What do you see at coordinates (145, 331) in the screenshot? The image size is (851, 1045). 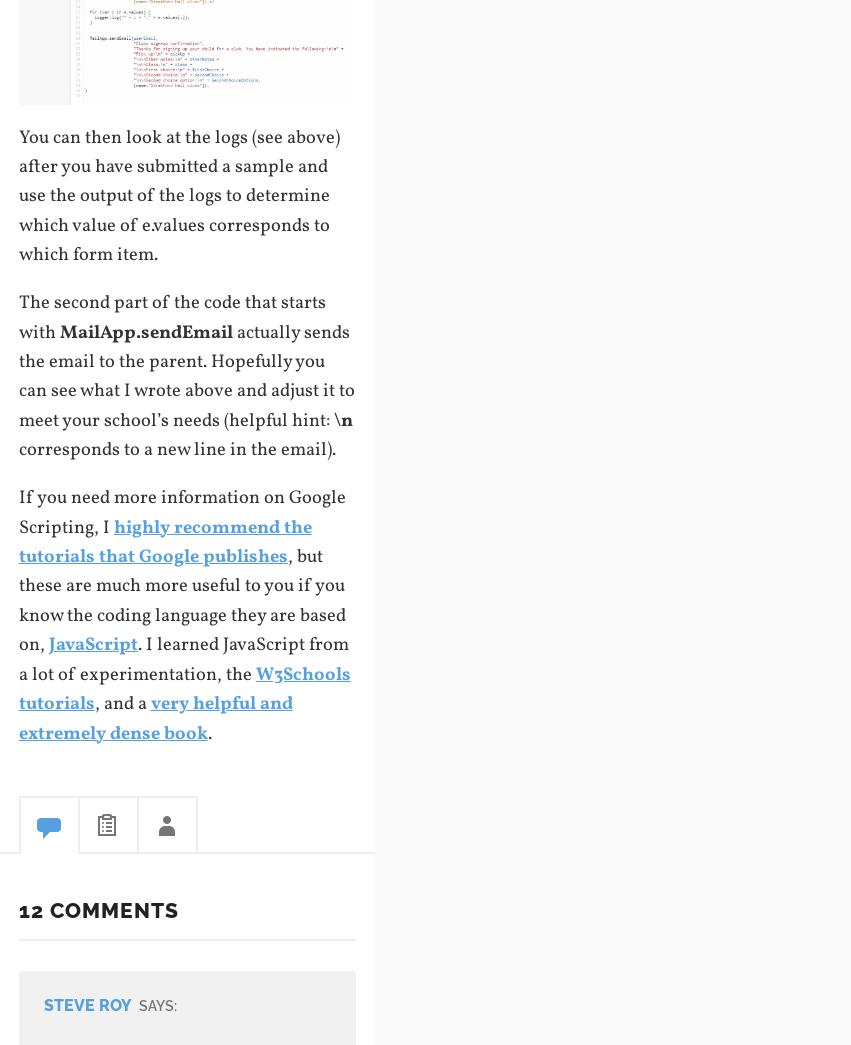 I see `'MailApp.sendEmail'` at bounding box center [145, 331].